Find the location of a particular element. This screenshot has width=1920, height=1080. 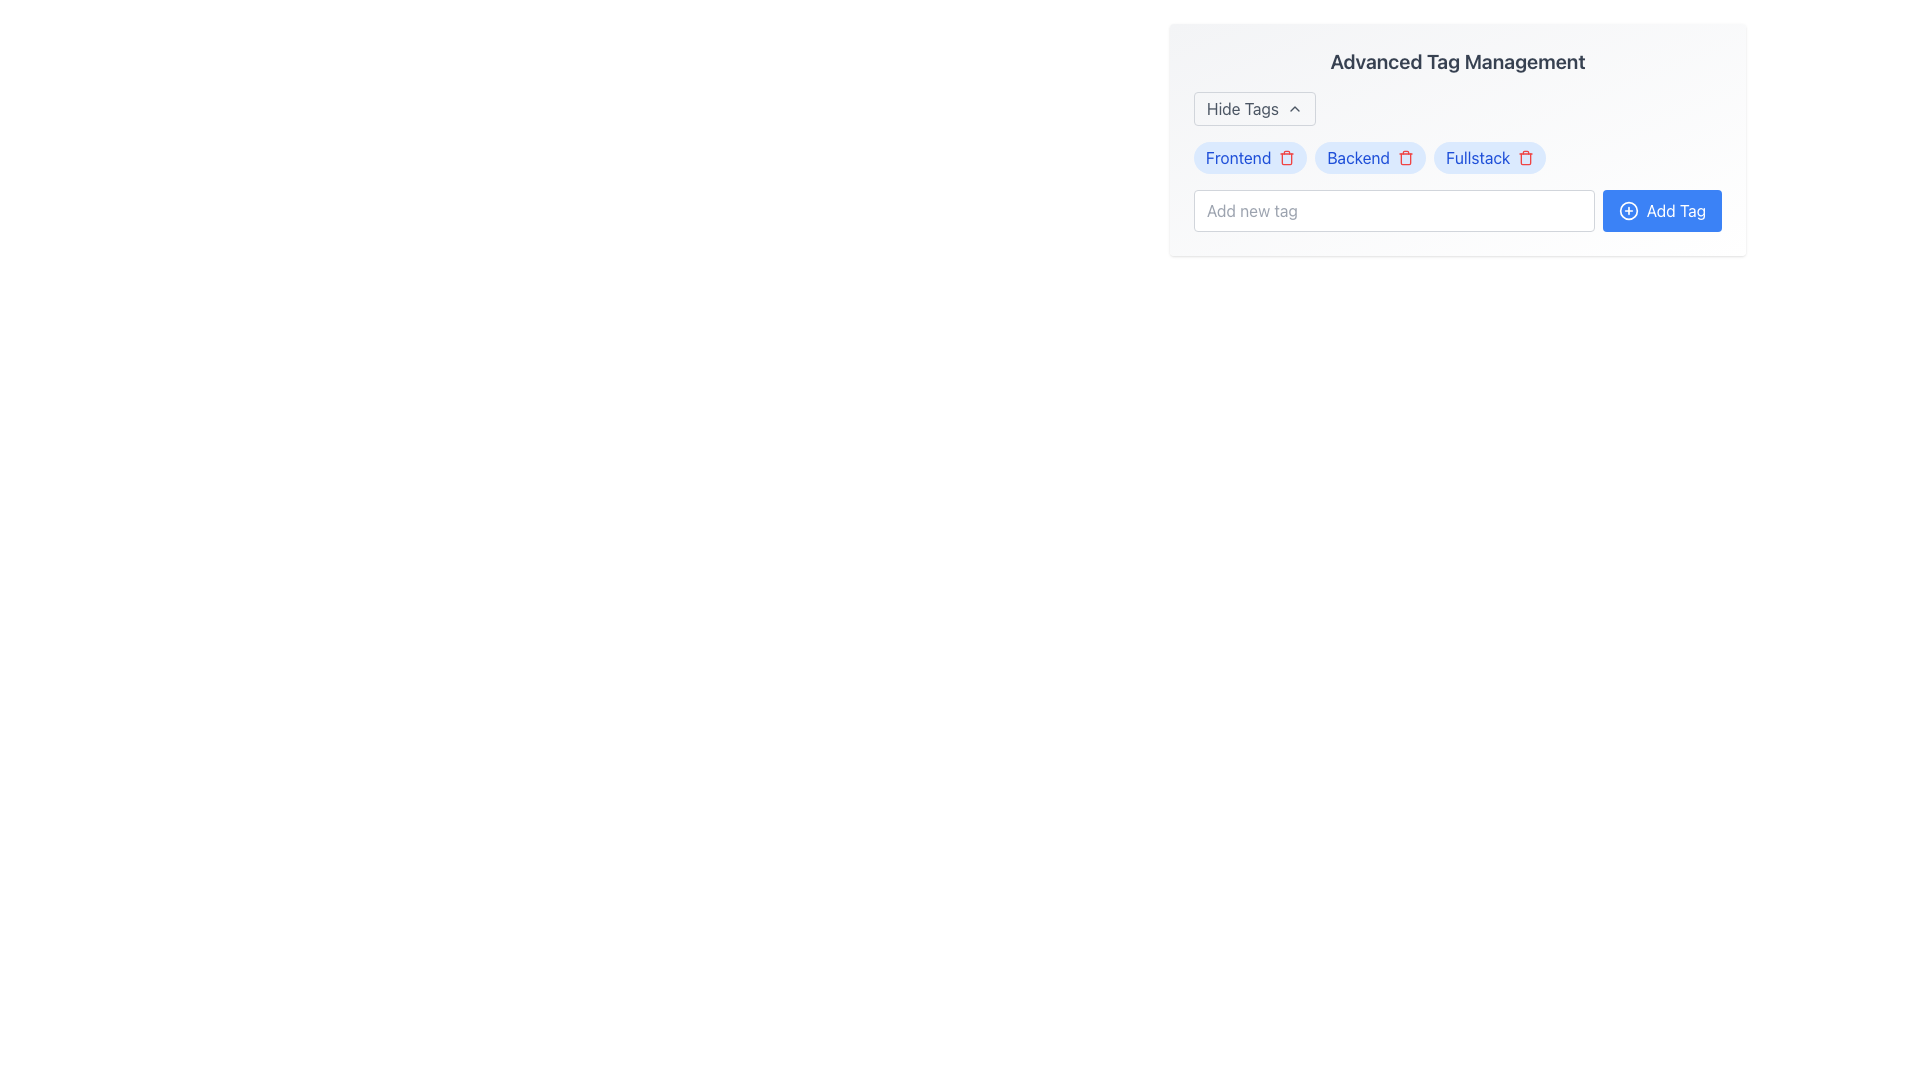

the 'Fullstack' badge component, which is the third badge in a horizontal list within the 'Advanced Tag Management' section is located at coordinates (1490, 157).